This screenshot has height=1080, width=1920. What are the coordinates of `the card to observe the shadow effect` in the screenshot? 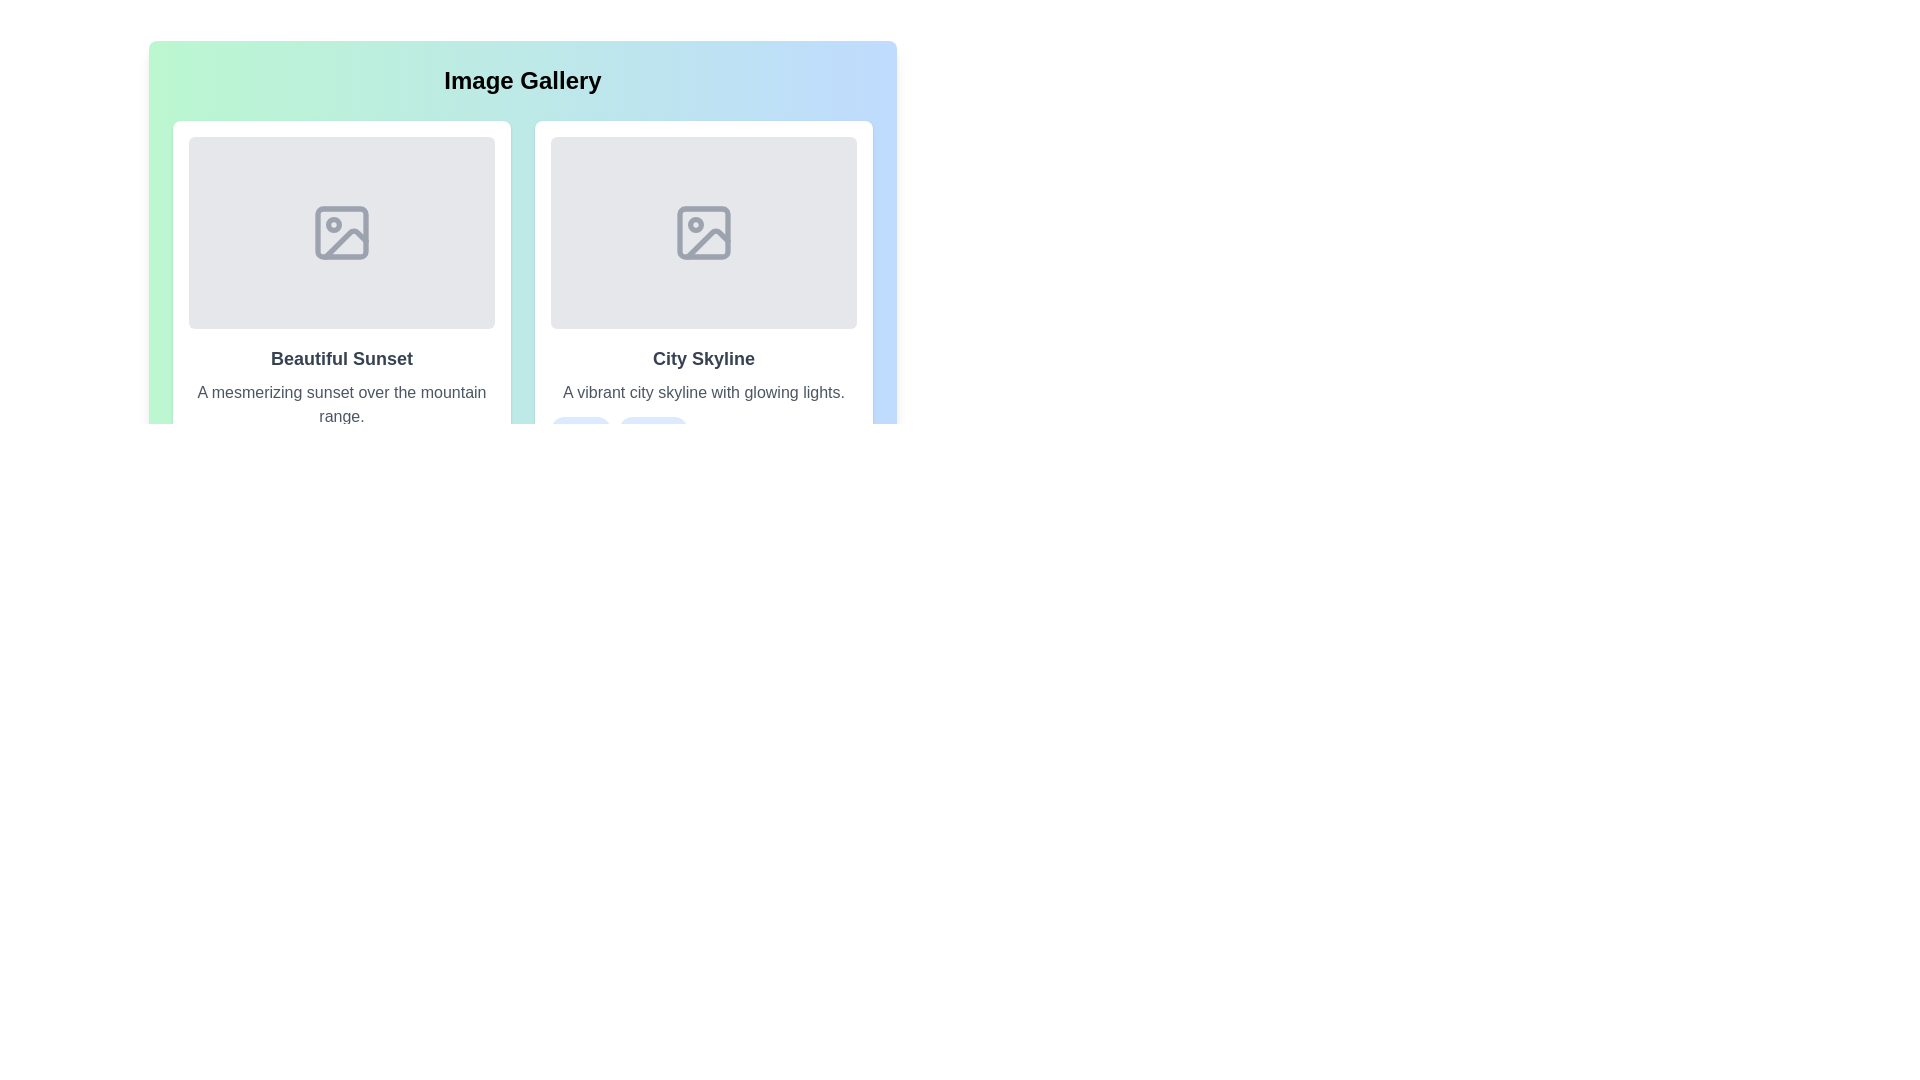 It's located at (341, 334).